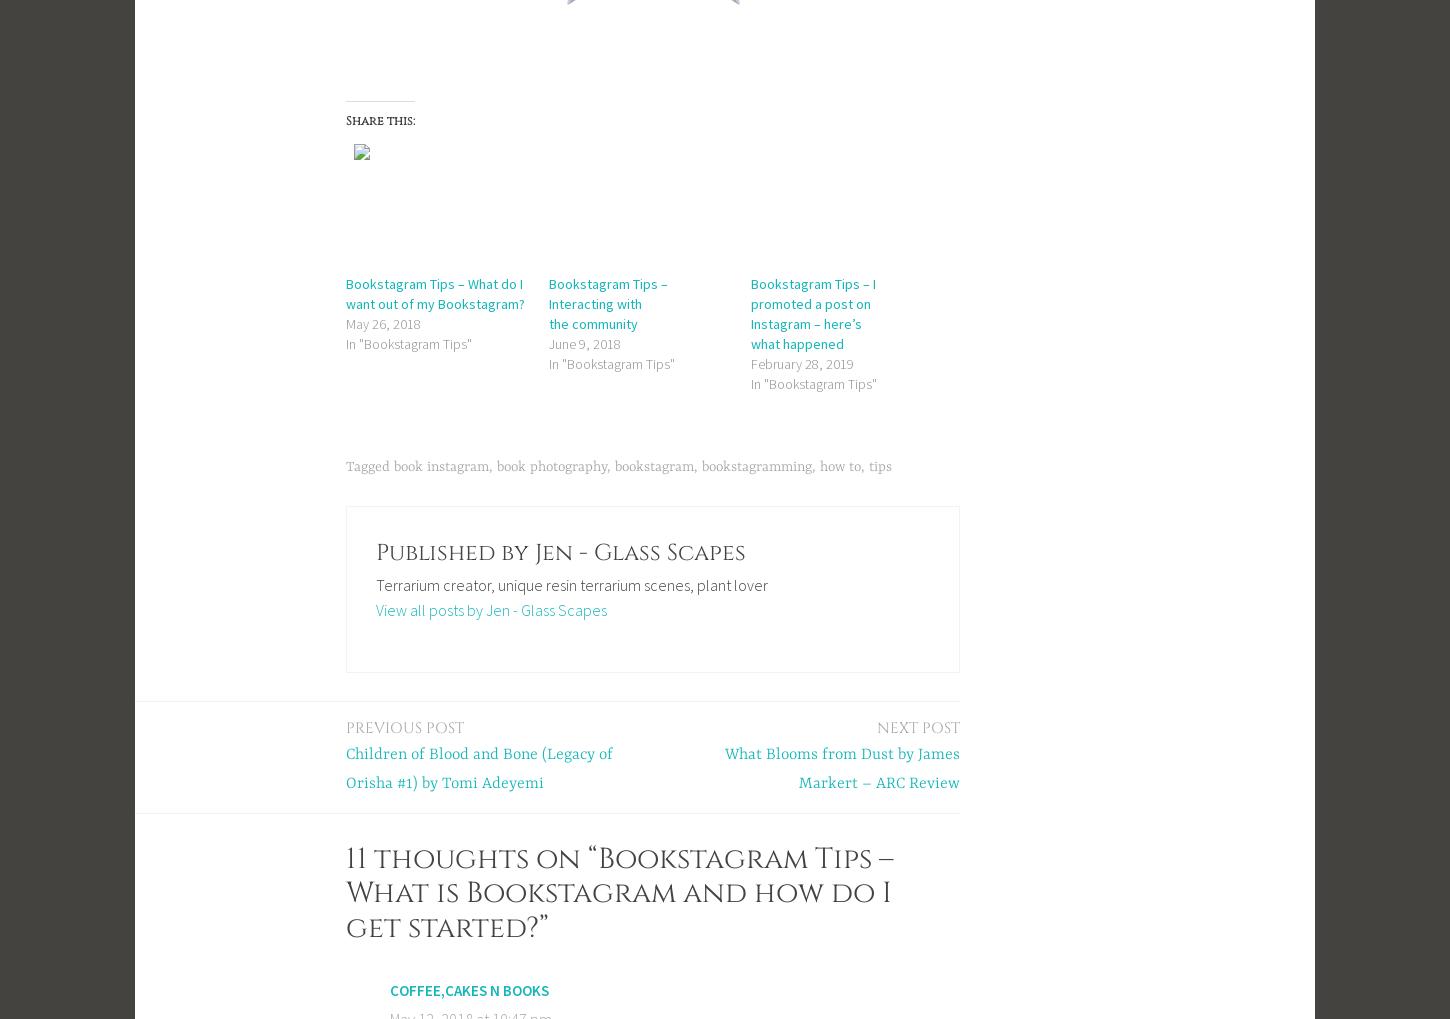  What do you see at coordinates (552, 466) in the screenshot?
I see `'book photography'` at bounding box center [552, 466].